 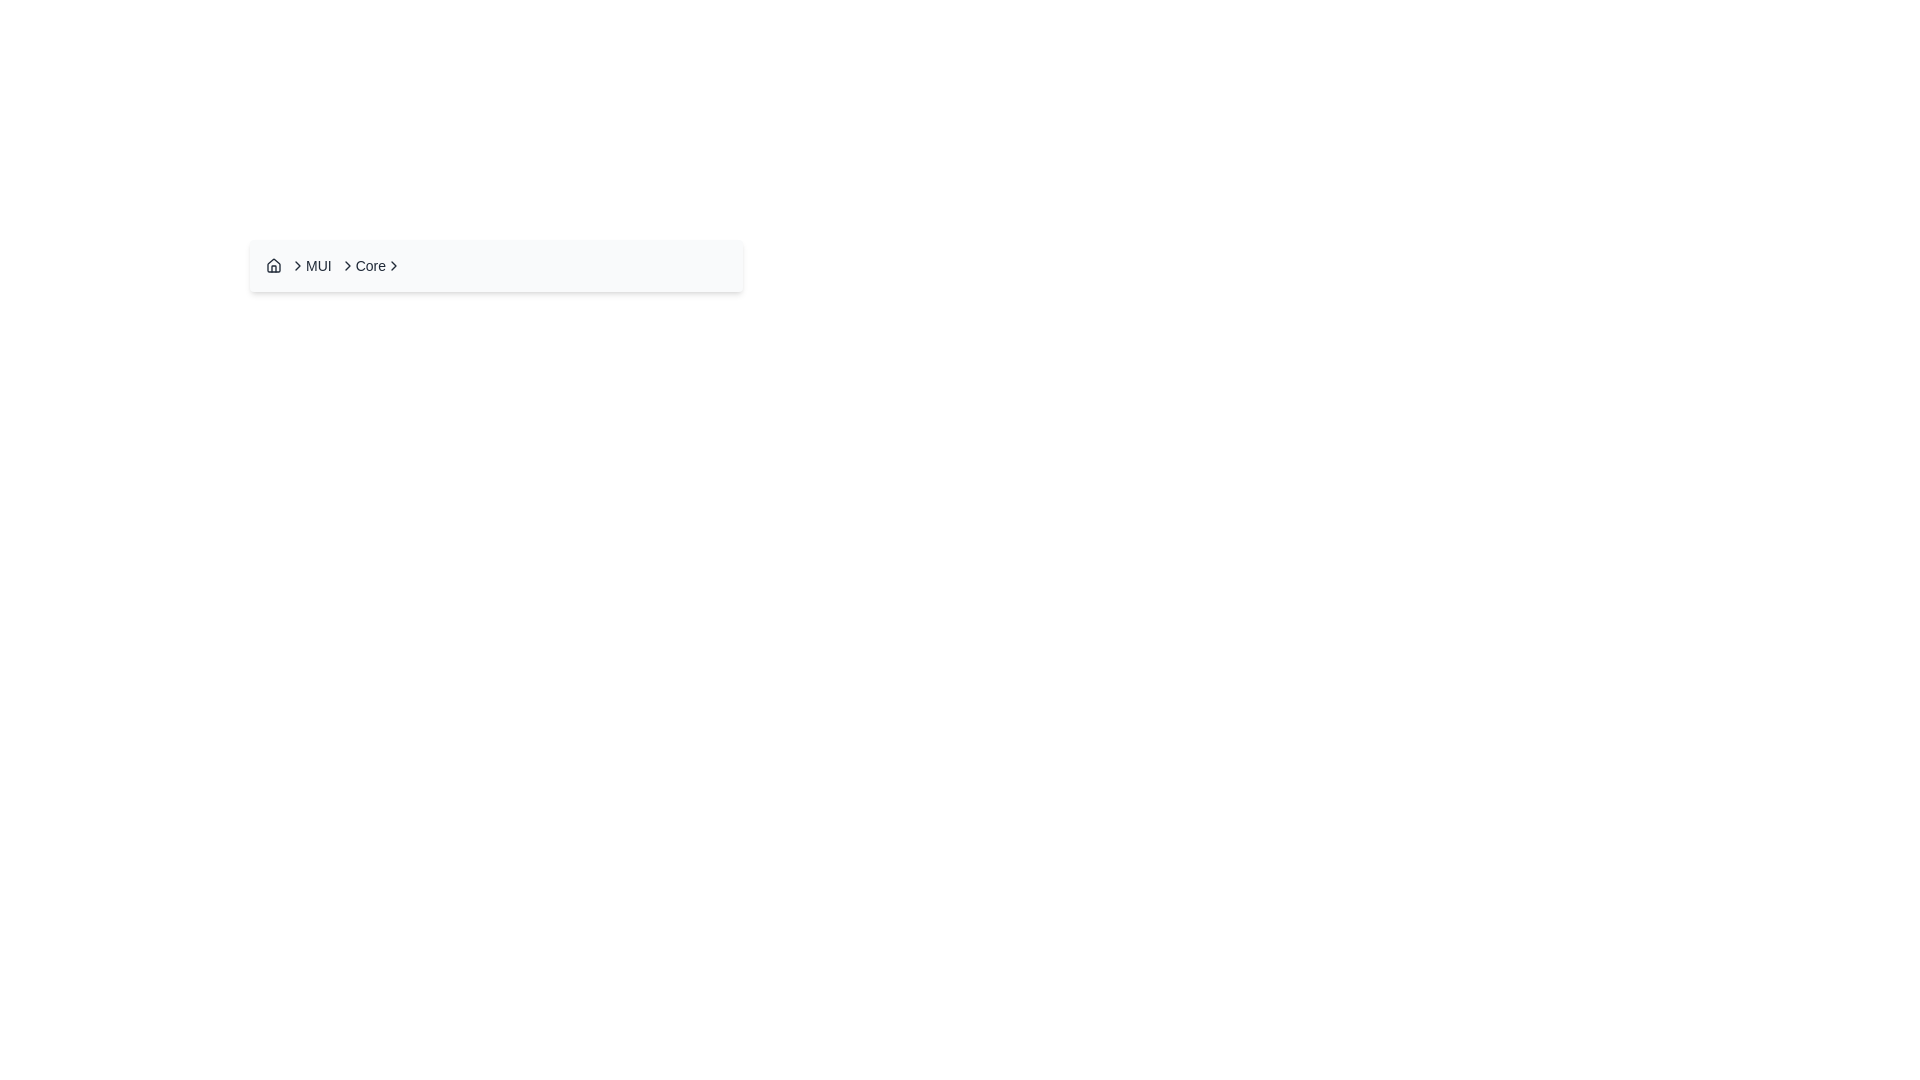 What do you see at coordinates (272, 264) in the screenshot?
I see `the decorative vector graphic representing a house roof, located in the top-left section of the breadcrumb navigation bar` at bounding box center [272, 264].